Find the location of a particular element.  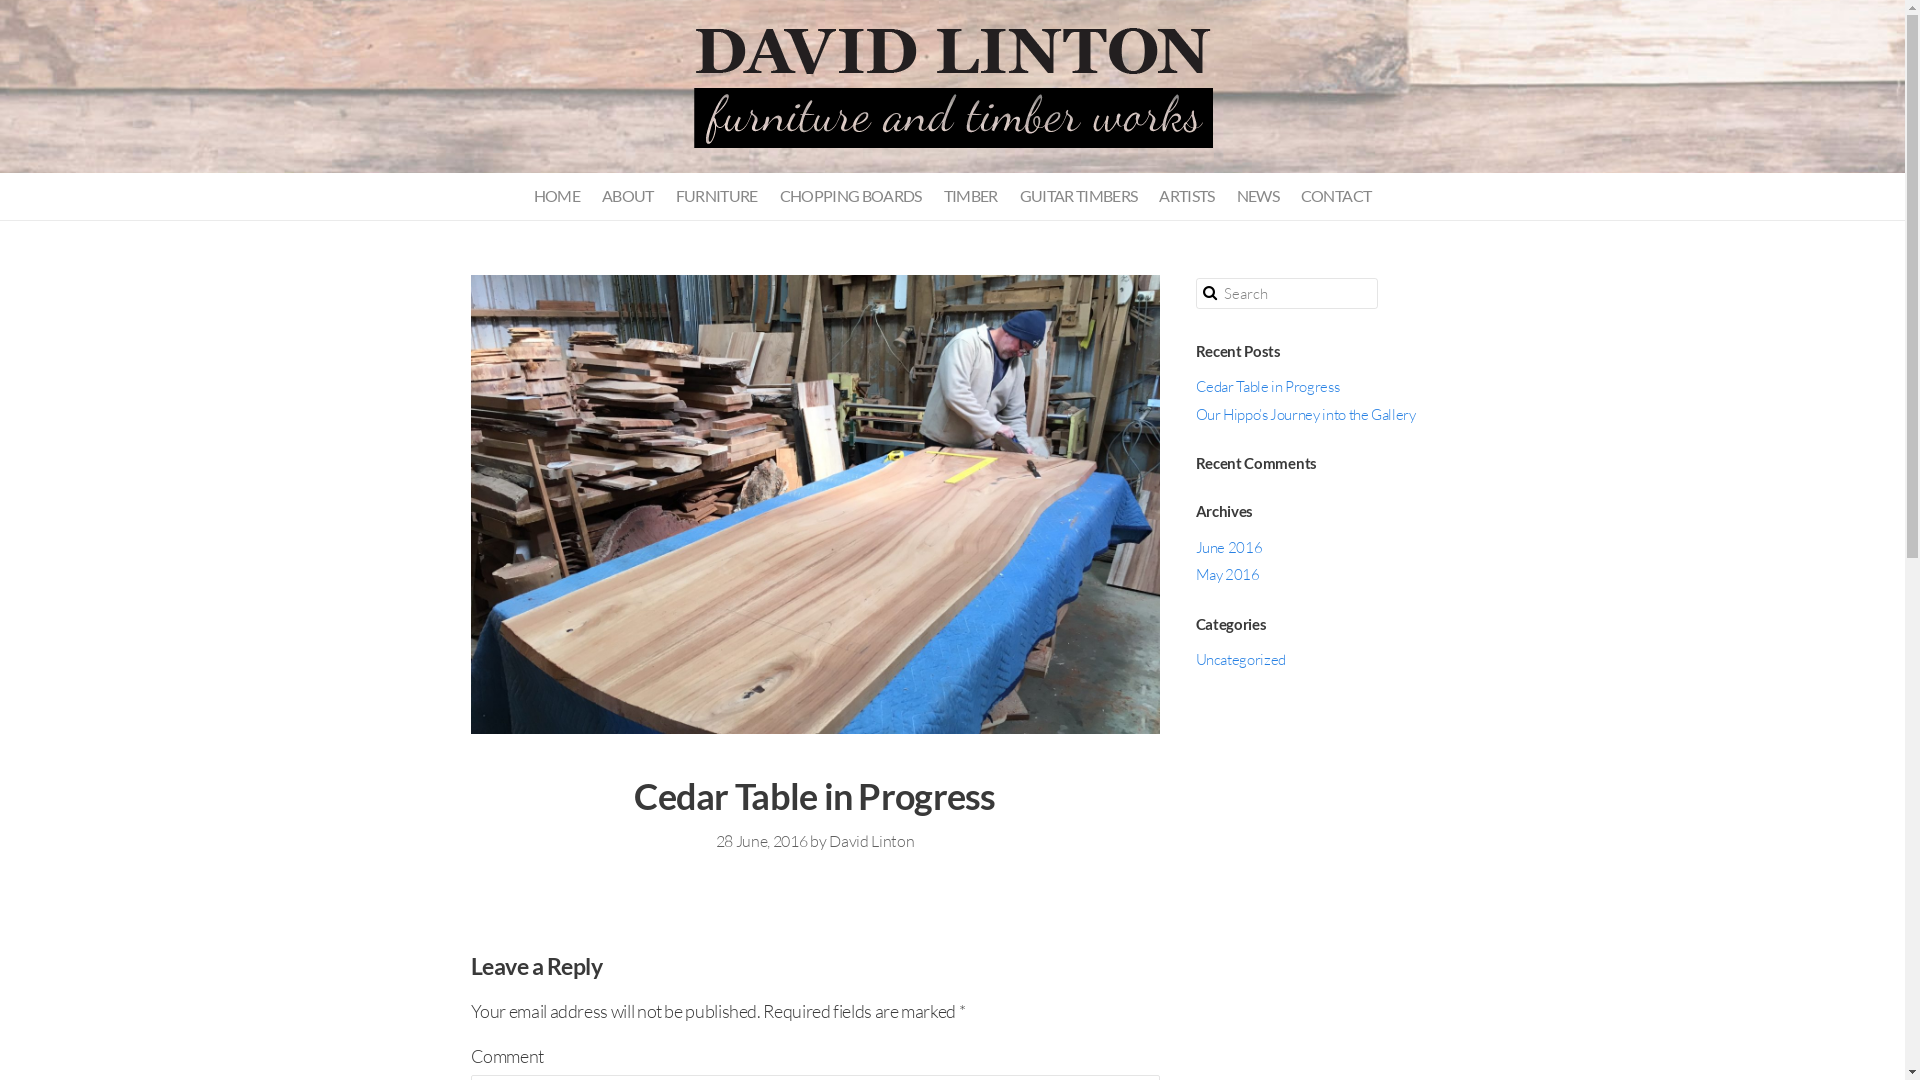

'TIMBER' is located at coordinates (970, 196).